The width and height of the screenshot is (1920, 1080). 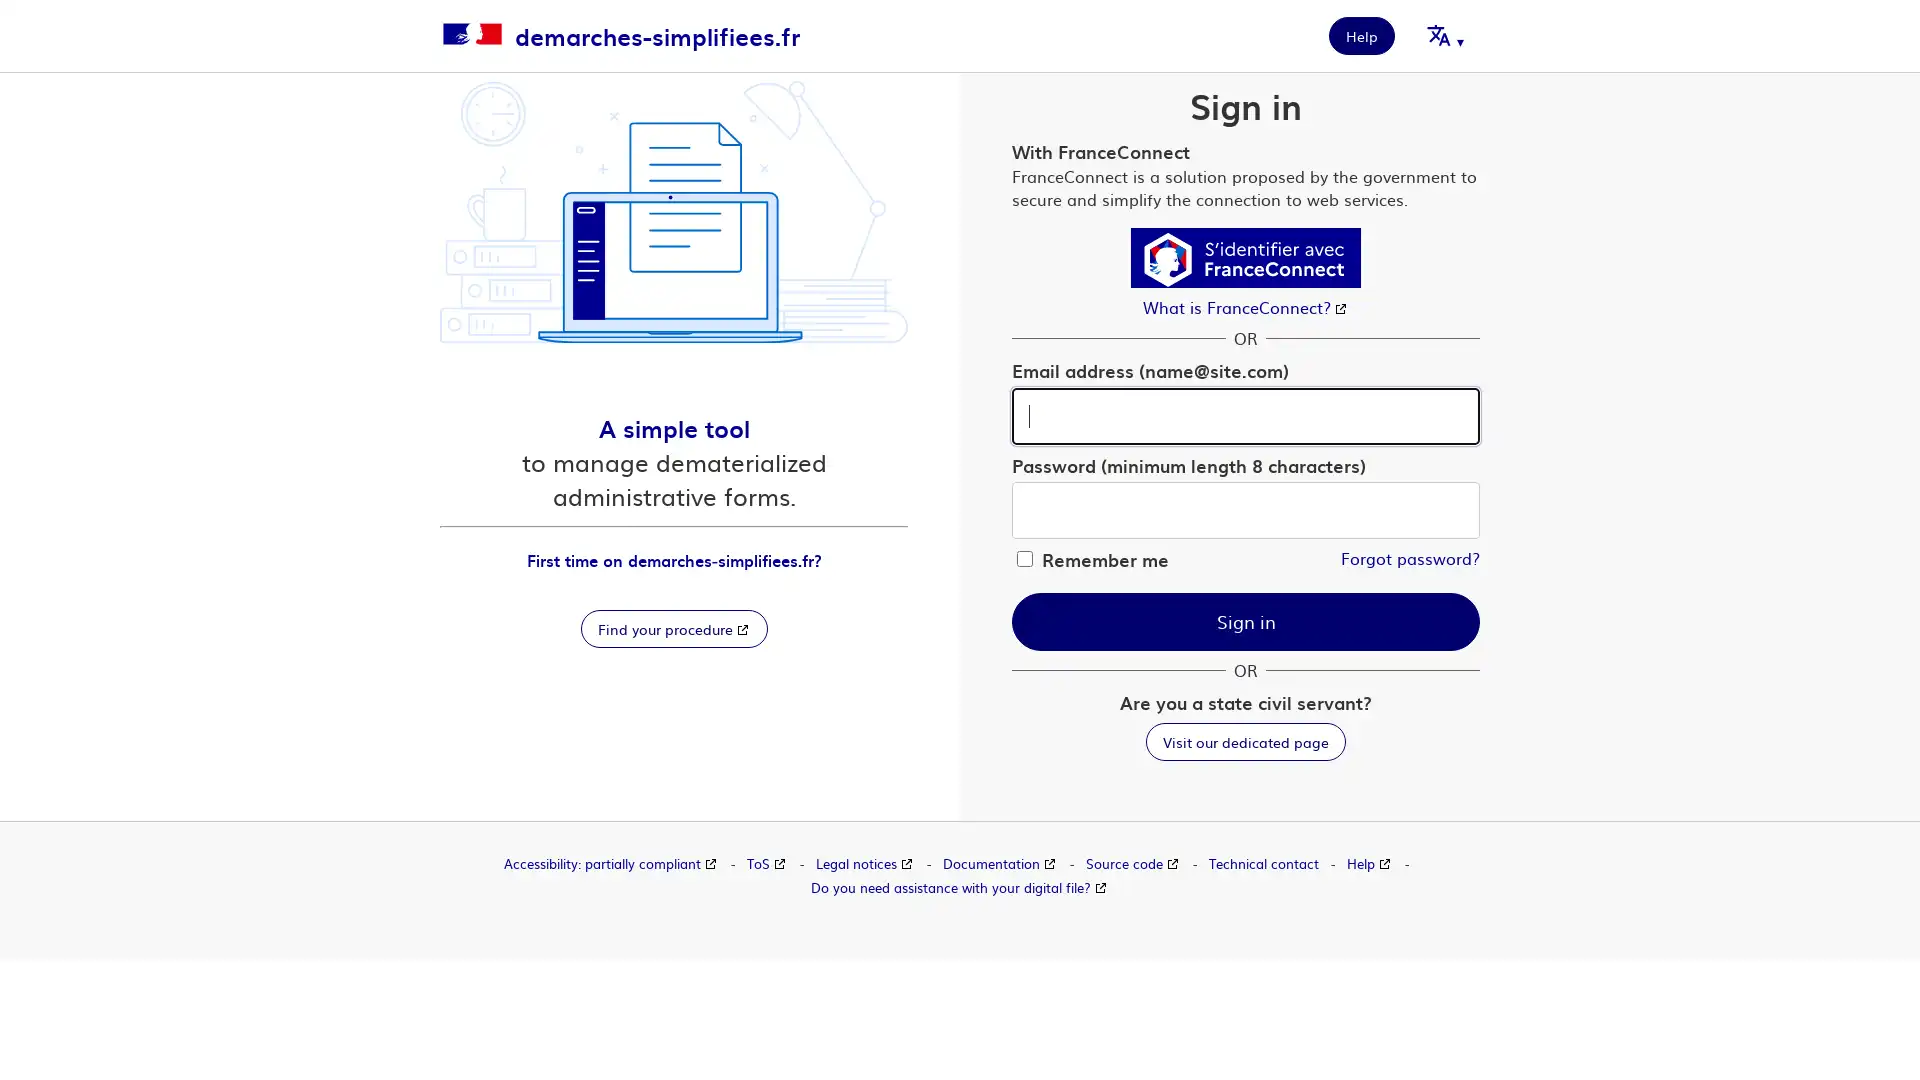 I want to click on Sign in, so click(x=1245, y=620).